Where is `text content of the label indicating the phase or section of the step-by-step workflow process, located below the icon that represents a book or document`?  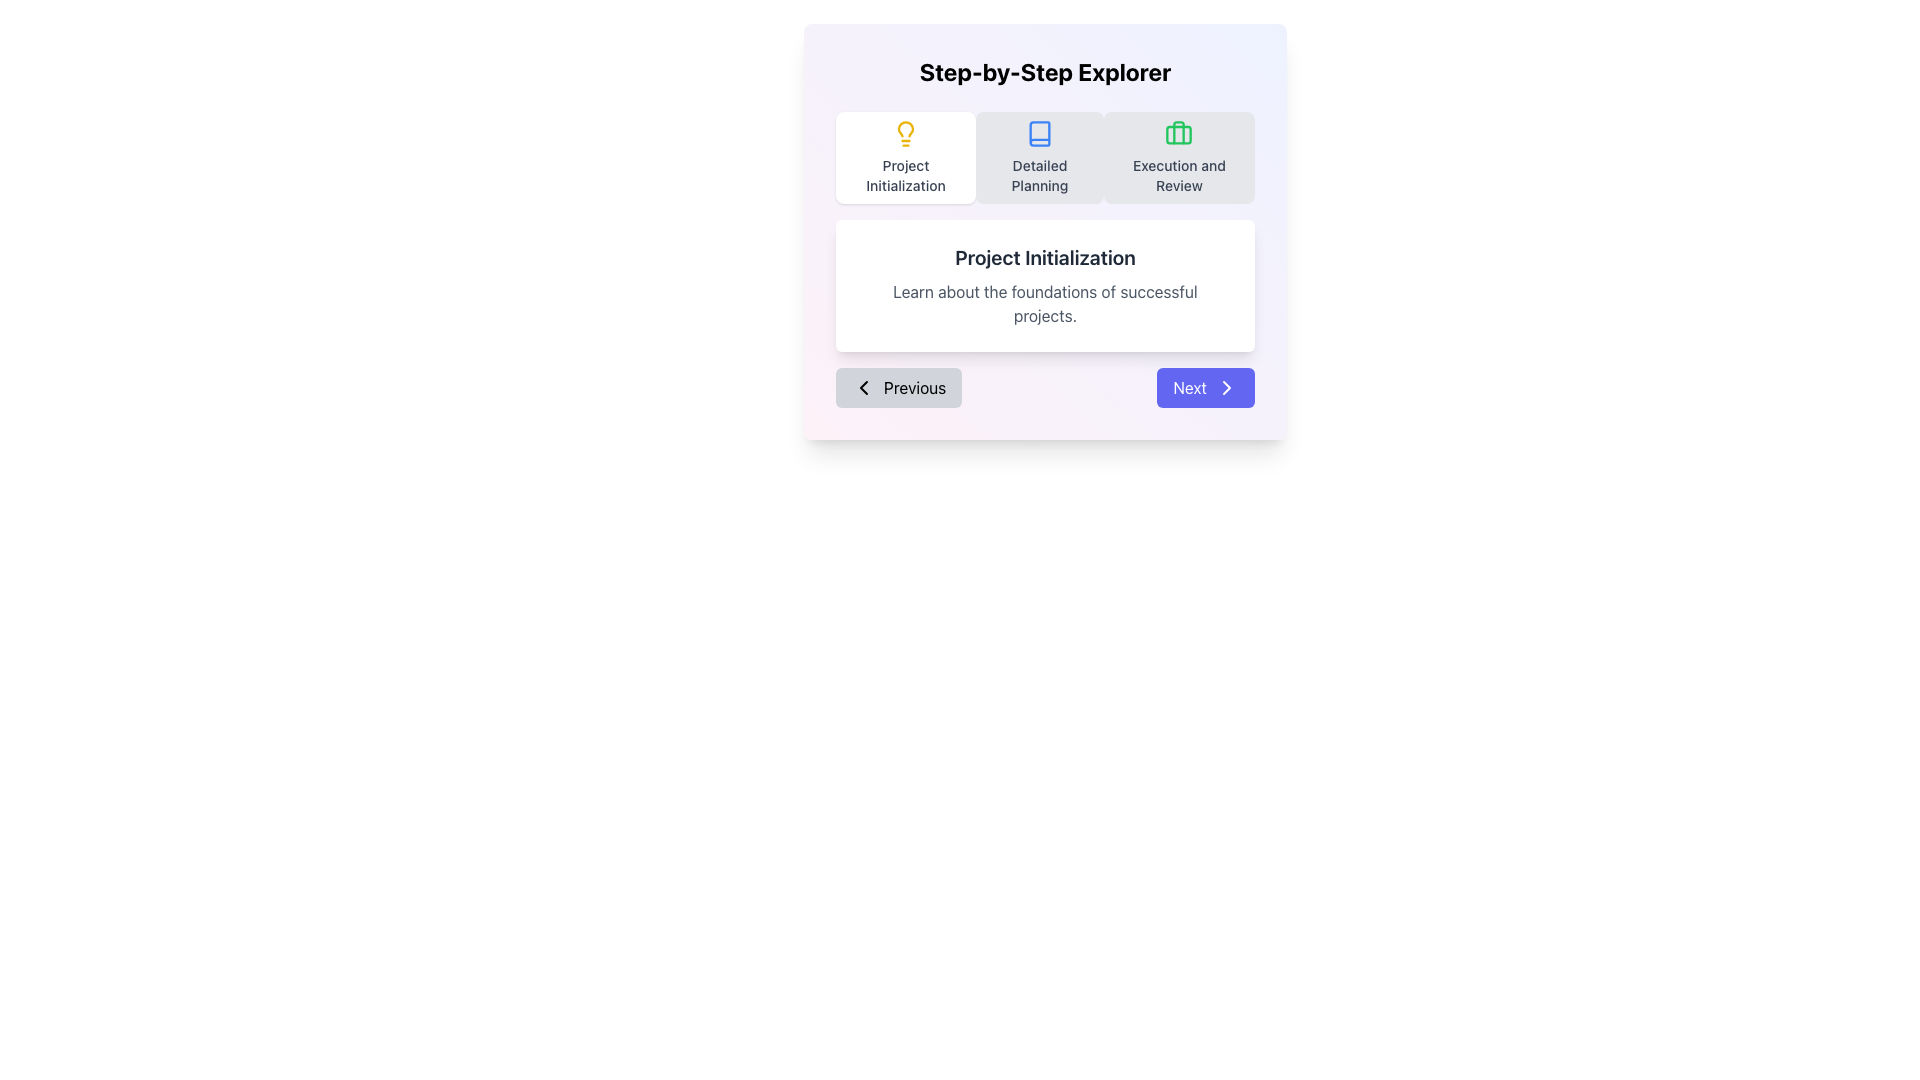 text content of the label indicating the phase or section of the step-by-step workflow process, located below the icon that represents a book or document is located at coordinates (1040, 175).